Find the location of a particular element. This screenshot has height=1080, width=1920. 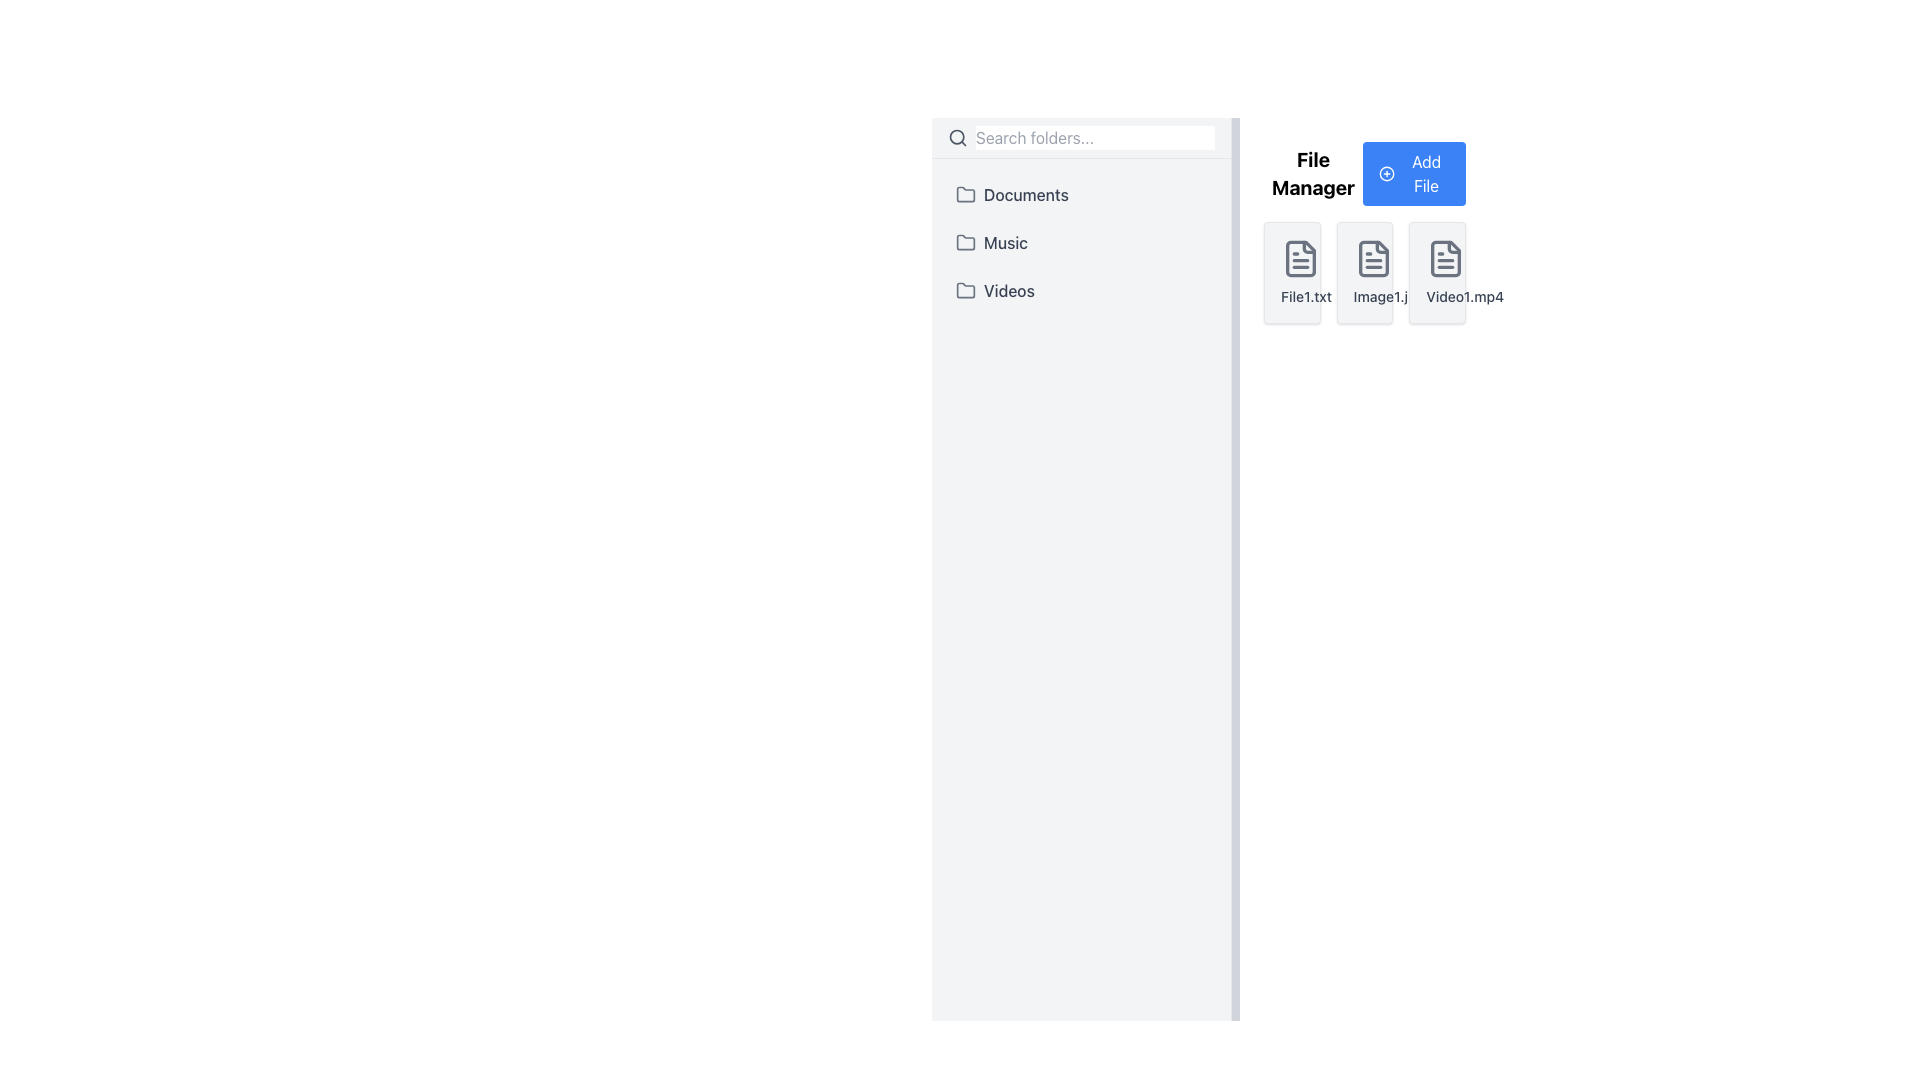

the circular part of the search icon located at the top left of the file manager interface, adjacent to the search input bar labeled 'Search folders...' is located at coordinates (956, 136).